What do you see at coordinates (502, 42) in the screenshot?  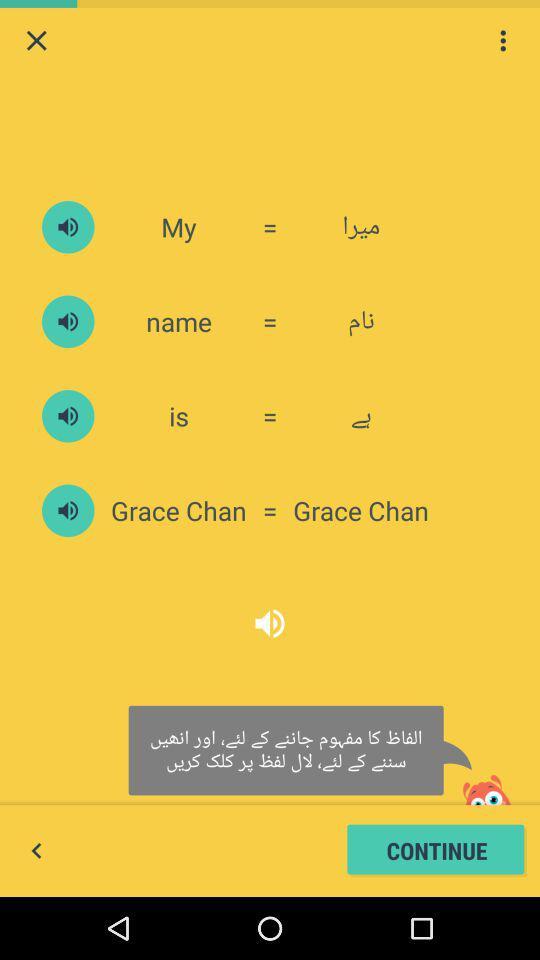 I see `the more icon` at bounding box center [502, 42].